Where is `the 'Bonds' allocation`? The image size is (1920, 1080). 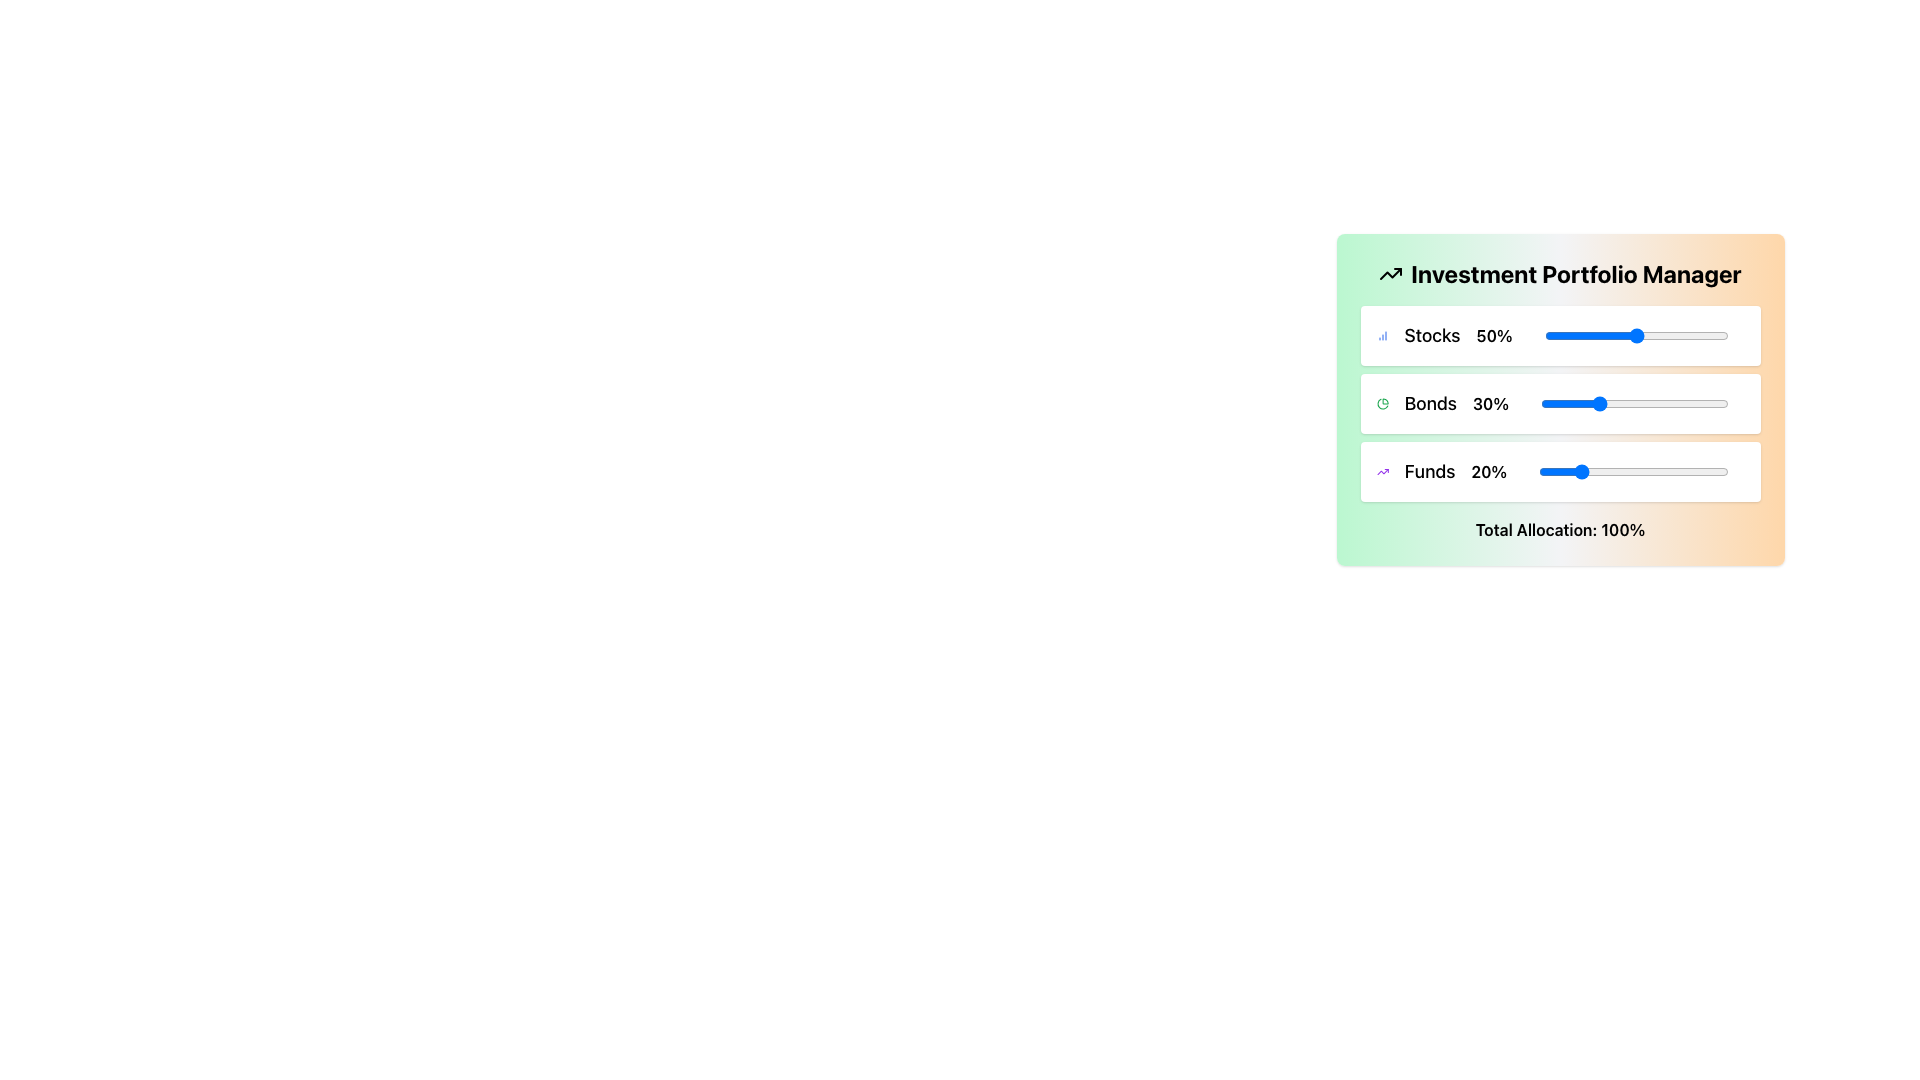 the 'Bonds' allocation is located at coordinates (1601, 404).